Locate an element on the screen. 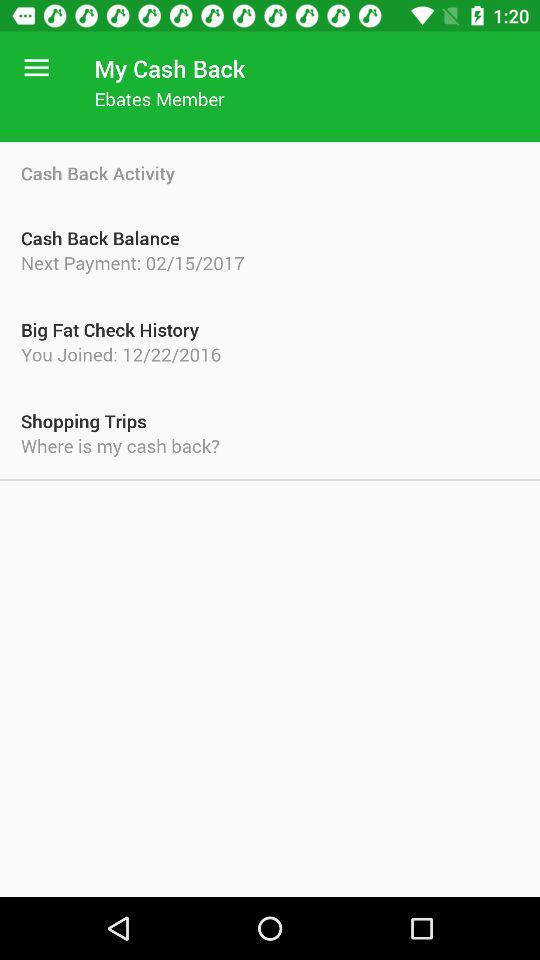 The width and height of the screenshot is (540, 960). the icon below big fat check item is located at coordinates (270, 354).